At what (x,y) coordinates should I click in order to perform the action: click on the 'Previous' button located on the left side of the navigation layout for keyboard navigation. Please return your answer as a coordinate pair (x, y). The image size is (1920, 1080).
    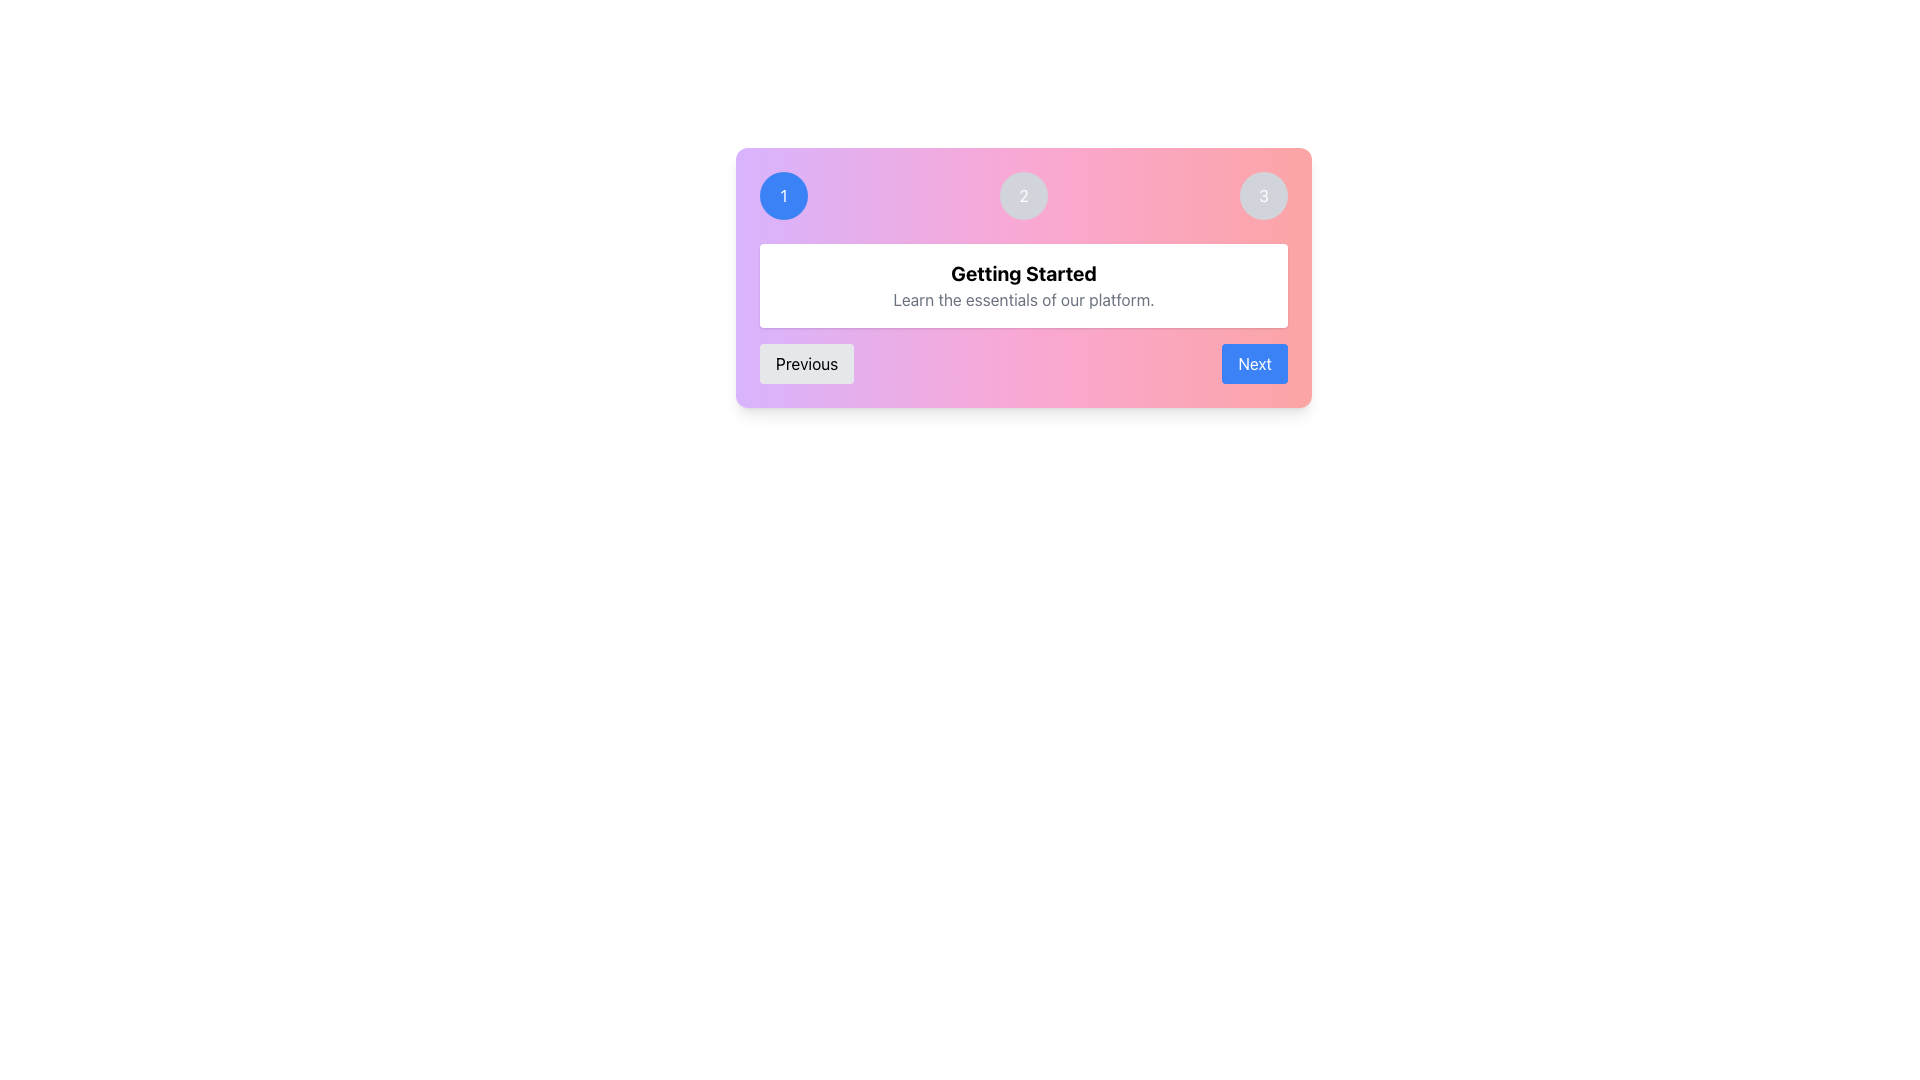
    Looking at the image, I should click on (807, 363).